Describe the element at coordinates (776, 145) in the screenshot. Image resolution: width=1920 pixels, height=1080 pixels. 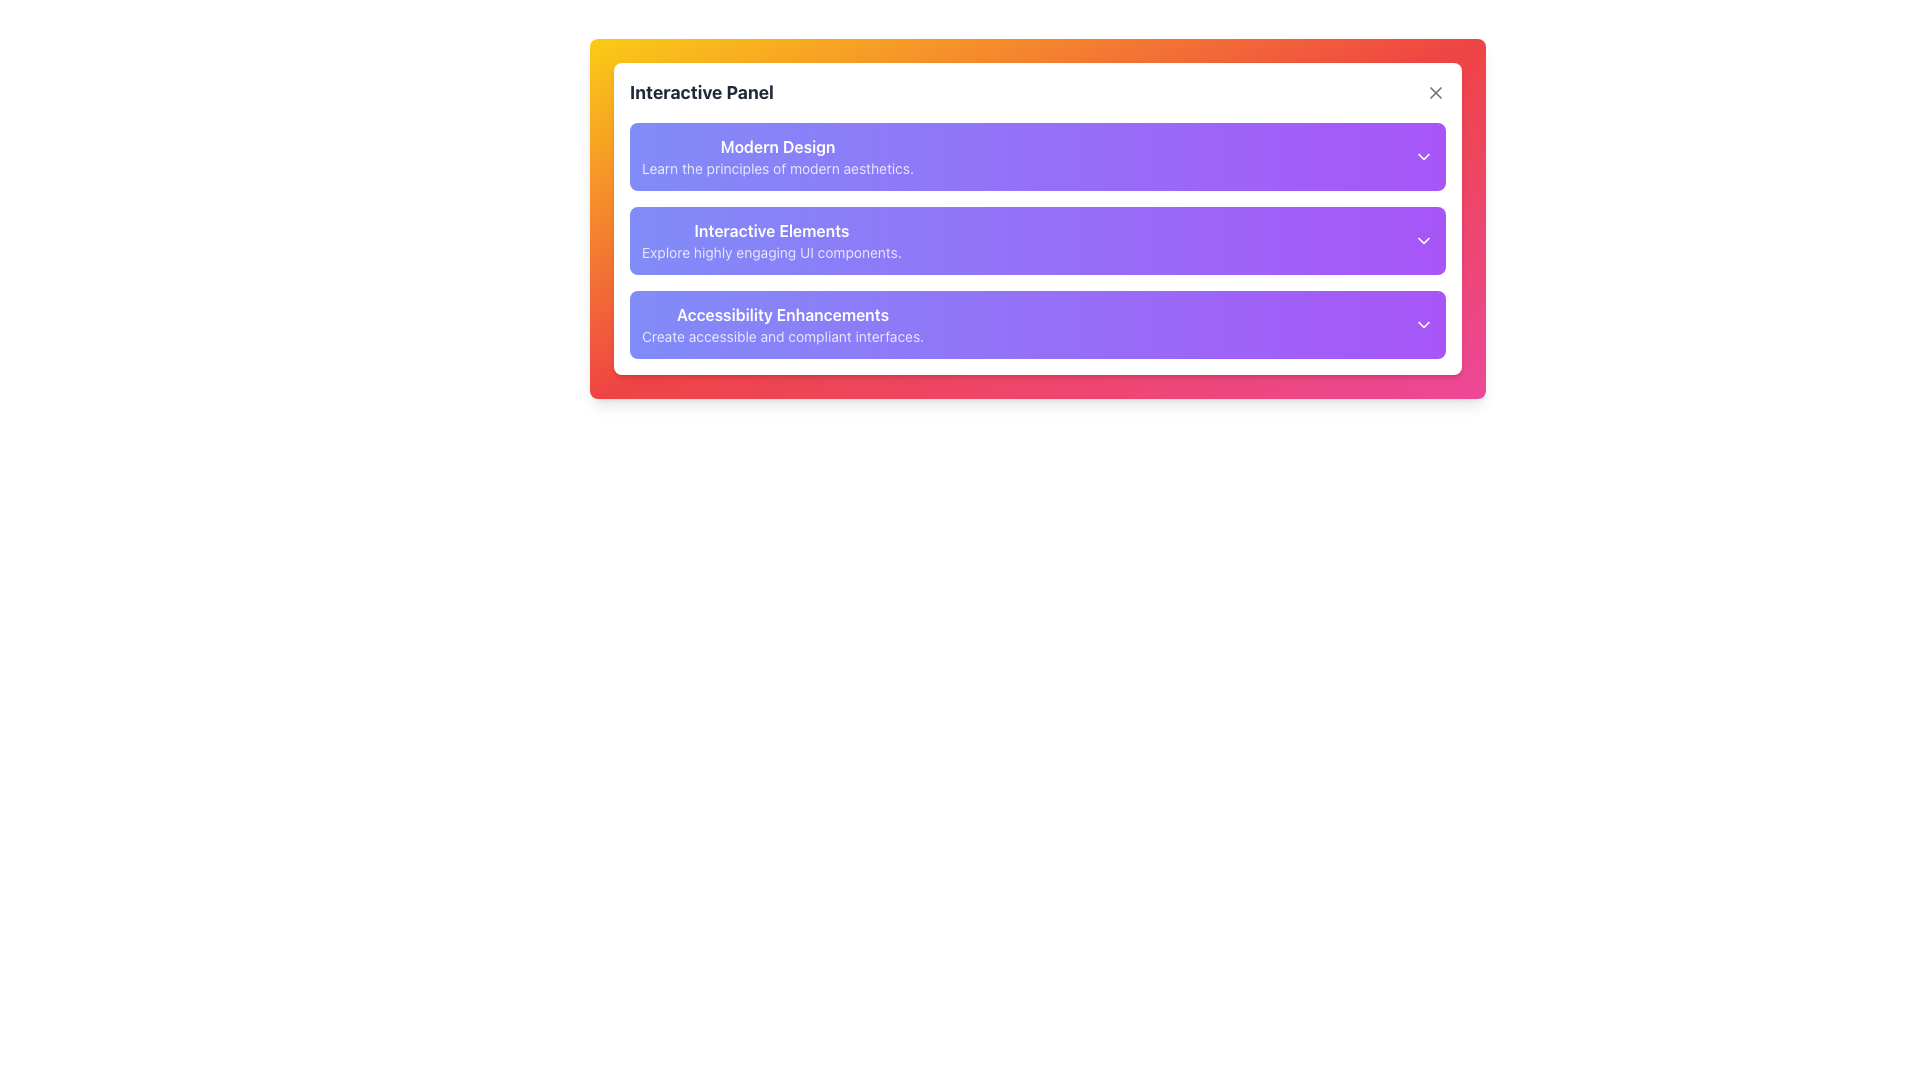
I see `the Text Label displaying 'Modern Design' which is prominently positioned at the top of the 'Interactive Panel'` at that location.